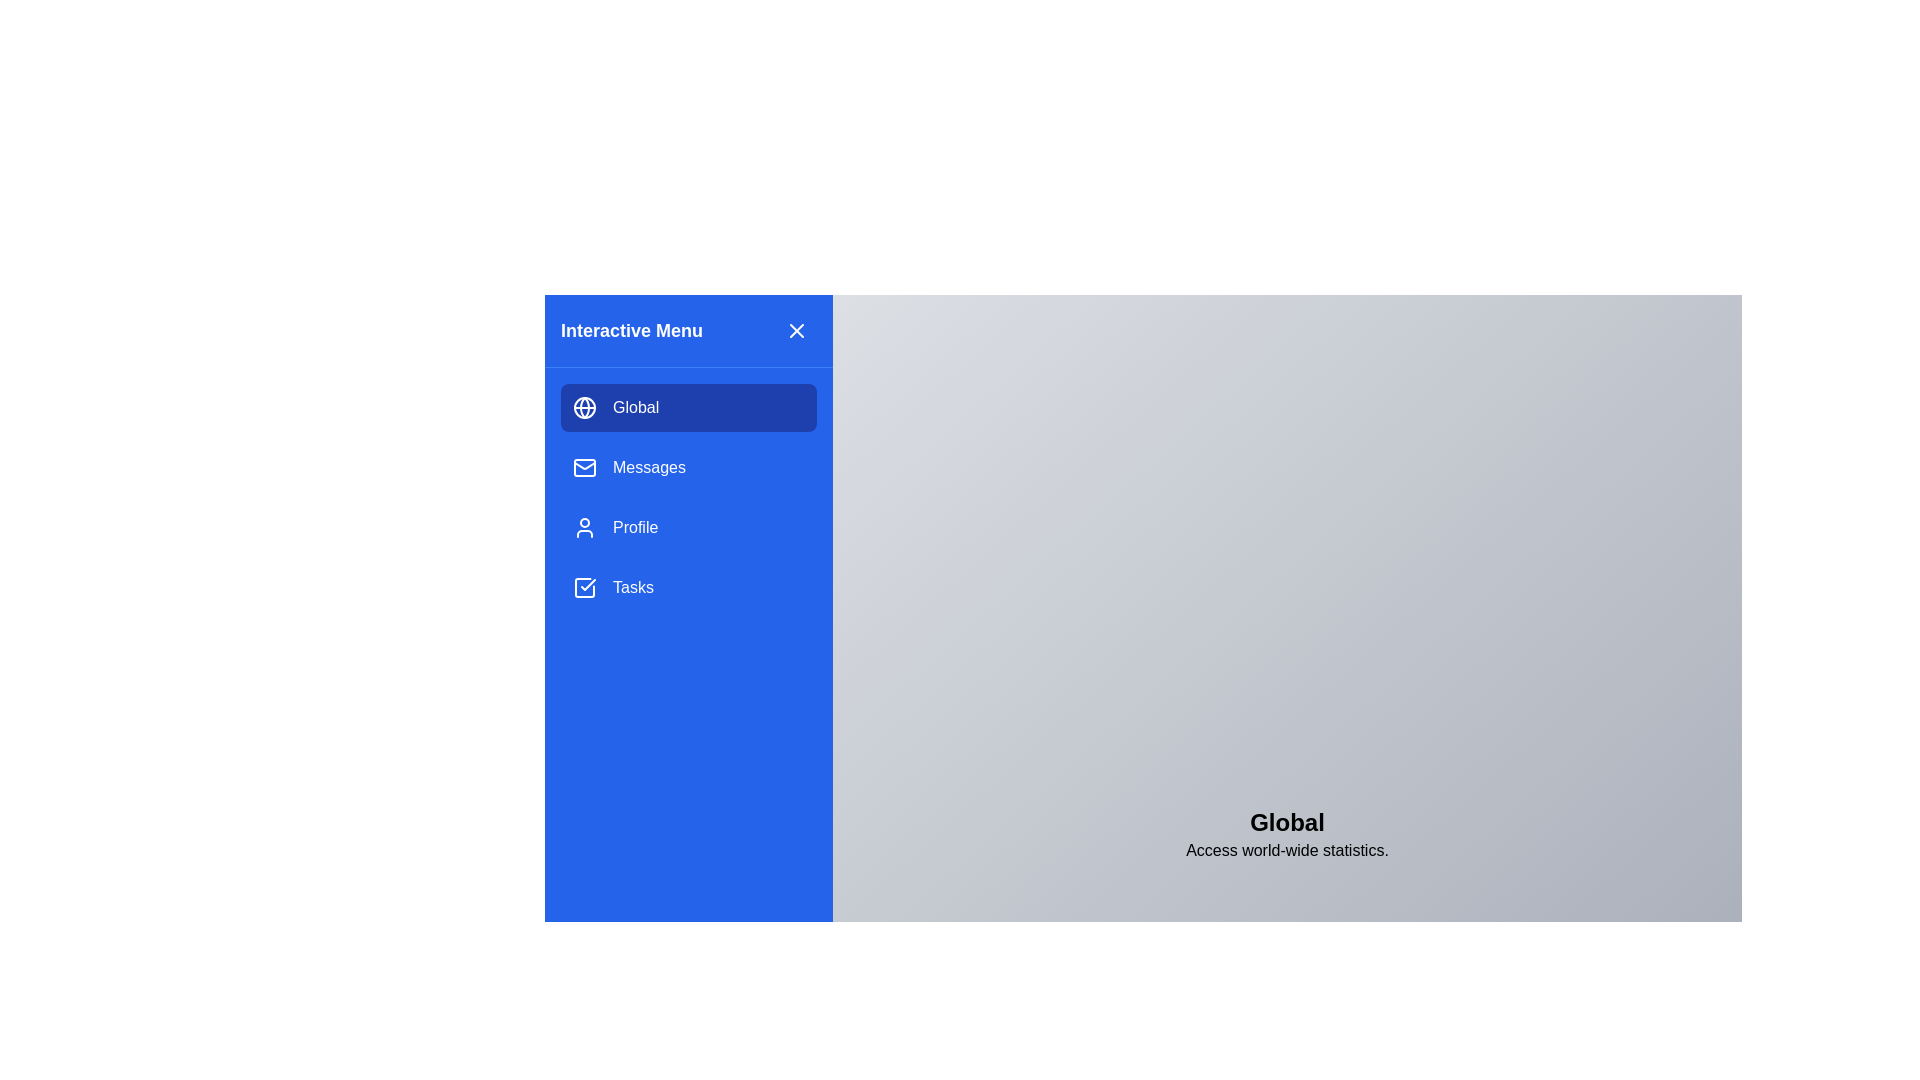 This screenshot has height=1080, width=1920. Describe the element at coordinates (584, 407) in the screenshot. I see `the globe icon styled with a circular border and longitude/latitude marks, located inside the interactive menu next to the 'Global' label` at that location.